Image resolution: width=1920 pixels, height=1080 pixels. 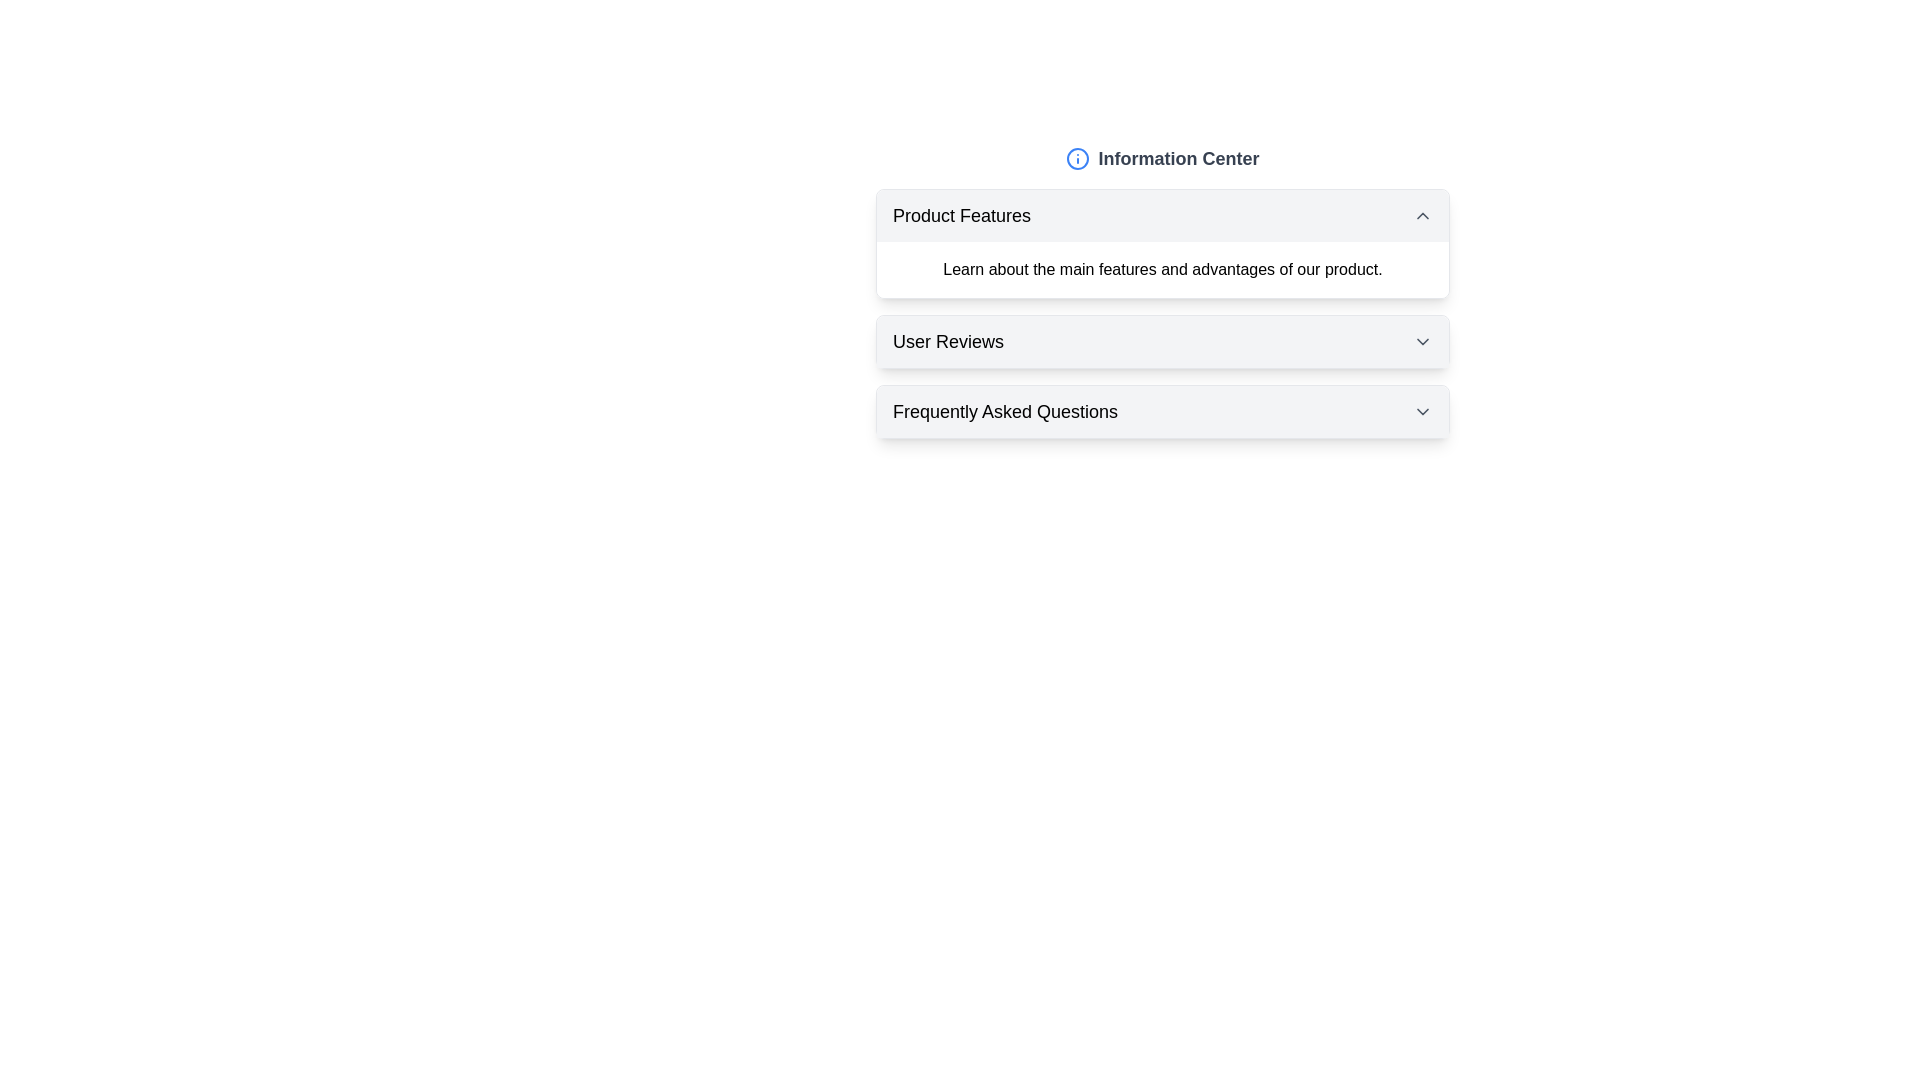 What do you see at coordinates (1421, 411) in the screenshot?
I see `the Toggle Icon located at the far right of the Frequently Asked Questions section's title bar` at bounding box center [1421, 411].